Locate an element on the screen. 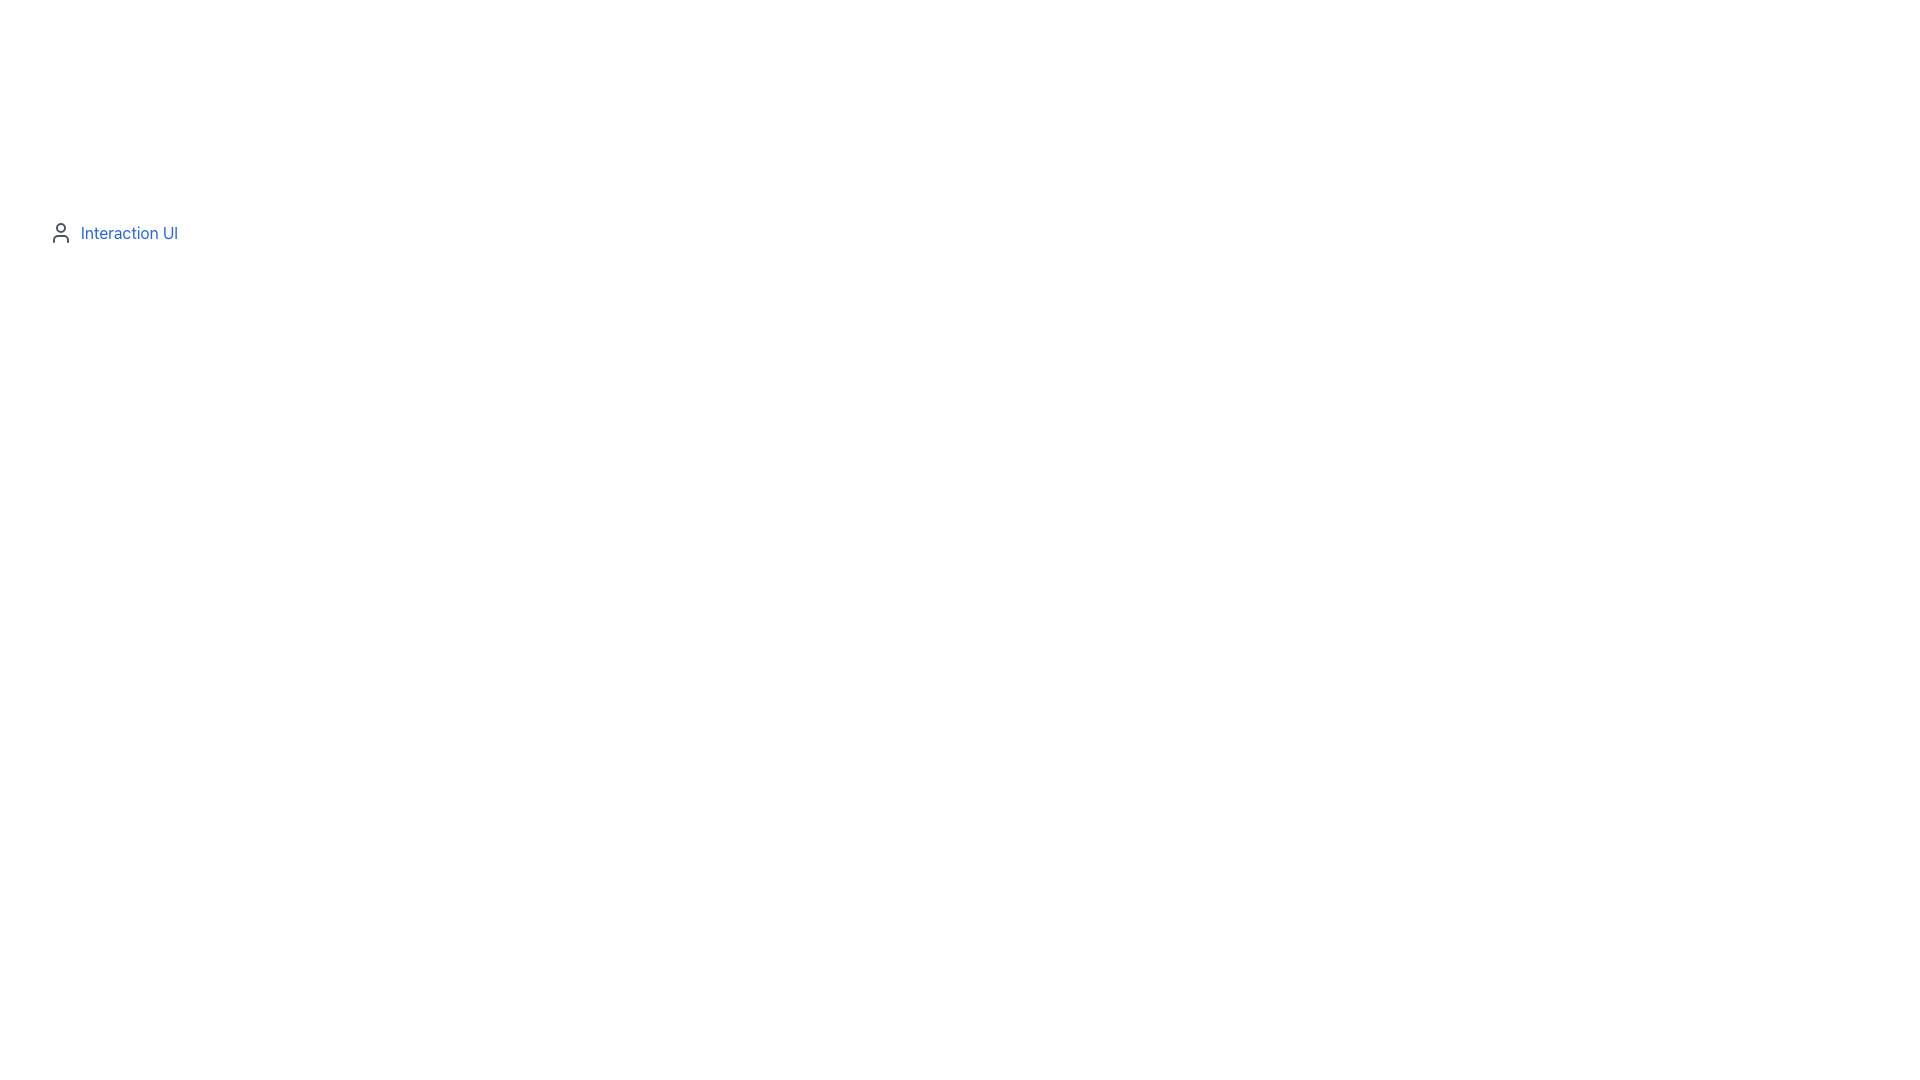 The width and height of the screenshot is (1920, 1080). the blue-colored text label 'Interaction UI' to activate the underline effect is located at coordinates (128, 231).